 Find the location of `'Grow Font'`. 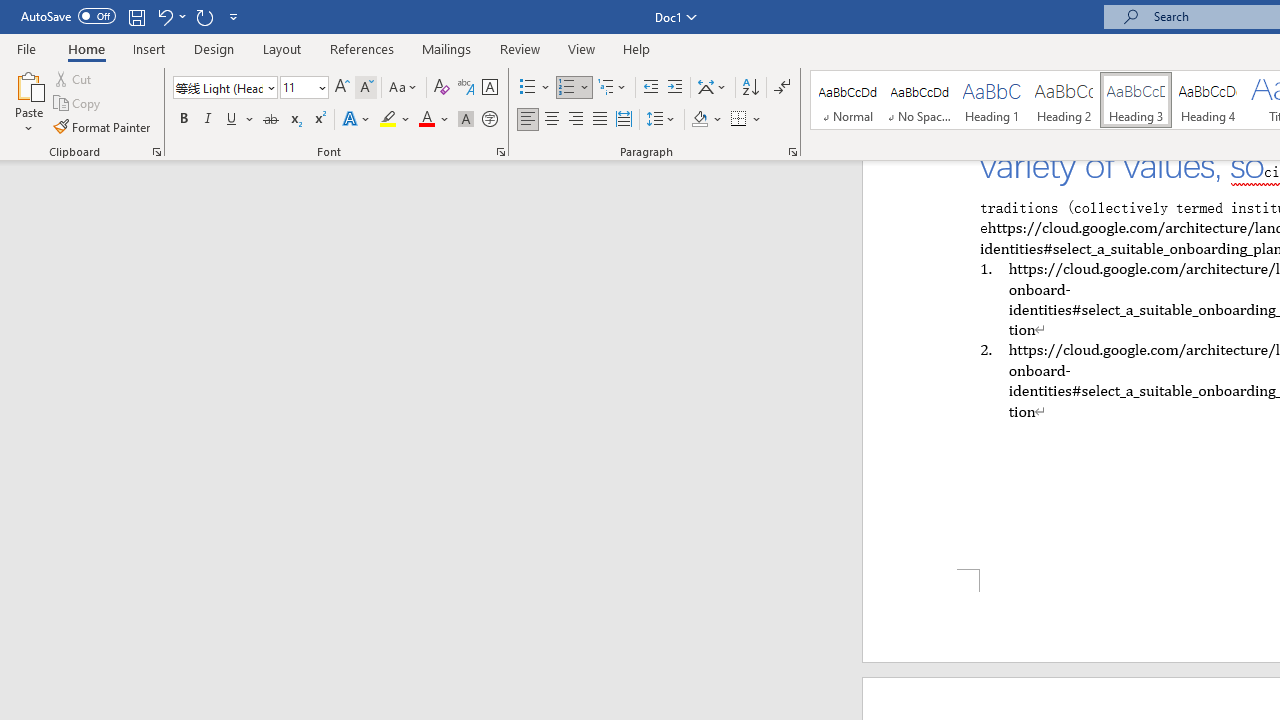

'Grow Font' is located at coordinates (342, 86).